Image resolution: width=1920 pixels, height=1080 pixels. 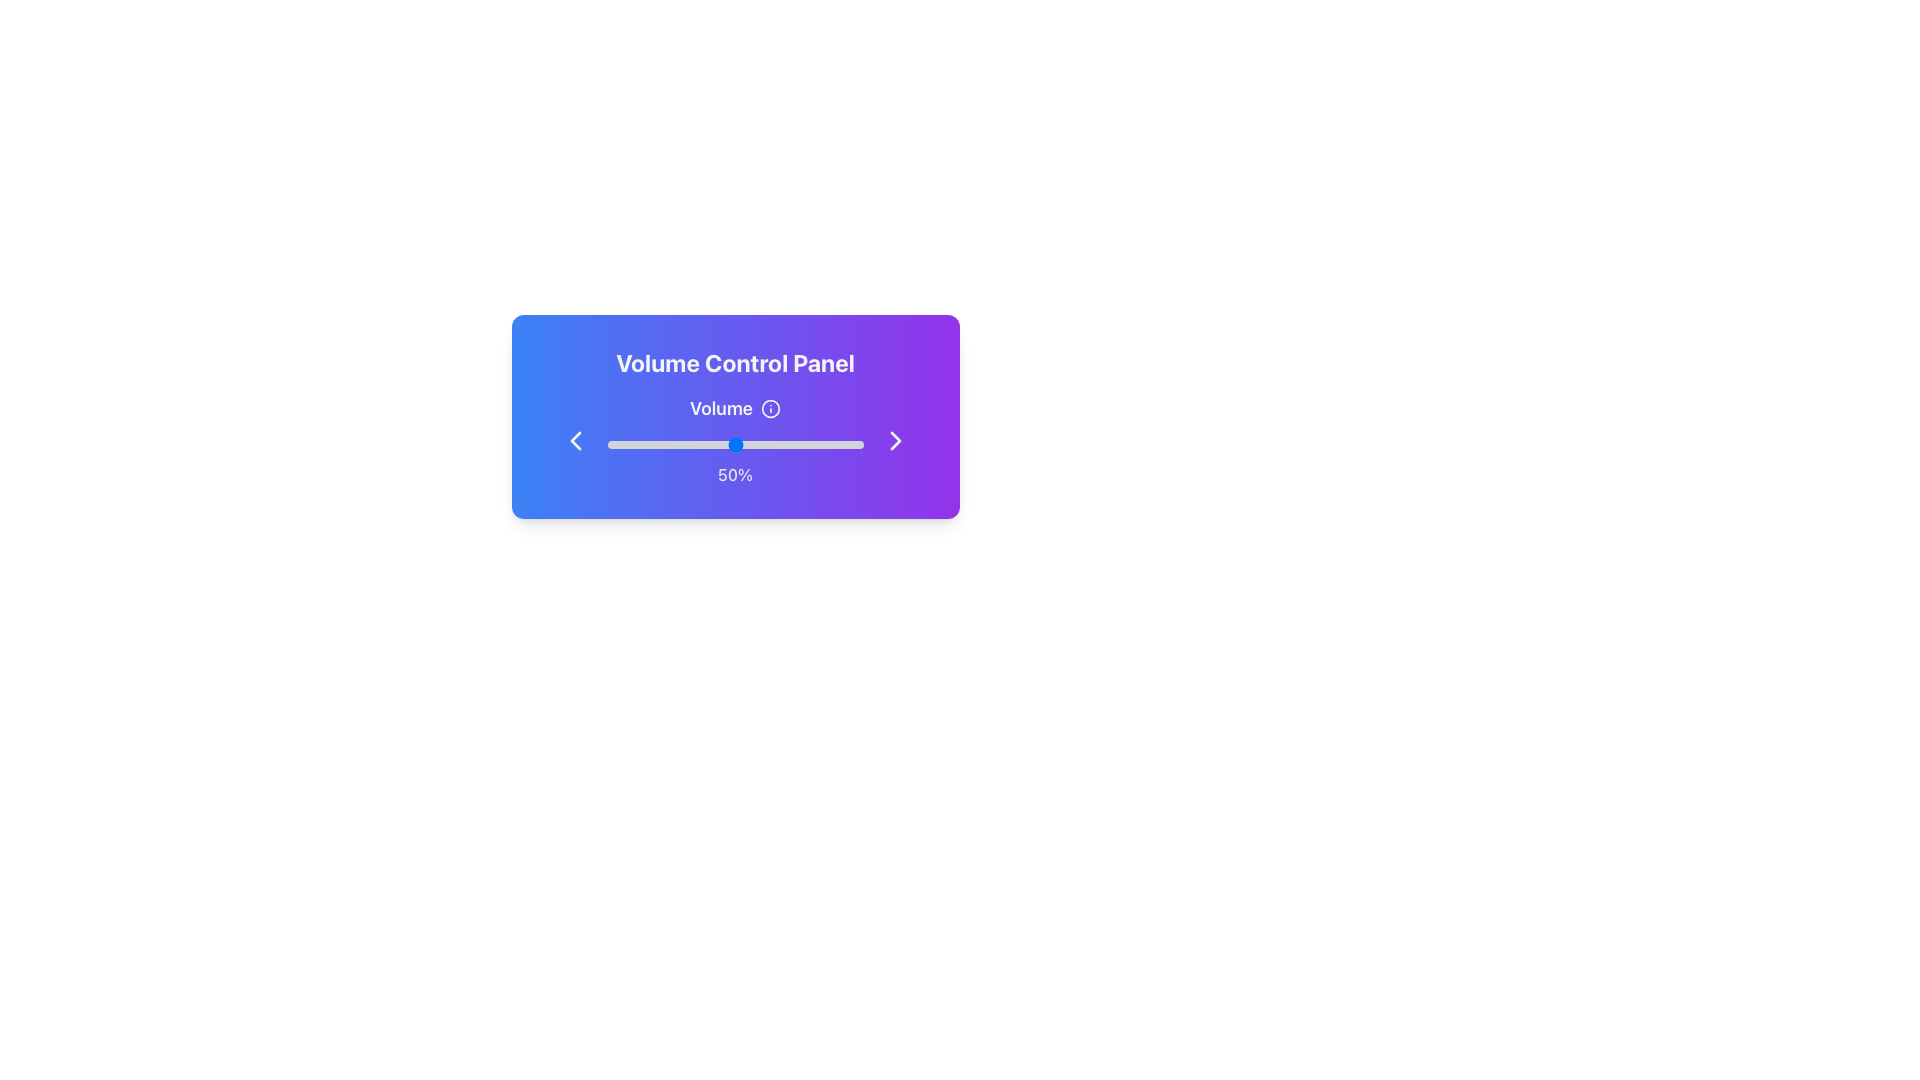 I want to click on the circular icon with a hollow border and a central dot, located to the right of the 'Volume' label in the interface, so click(x=769, y=407).